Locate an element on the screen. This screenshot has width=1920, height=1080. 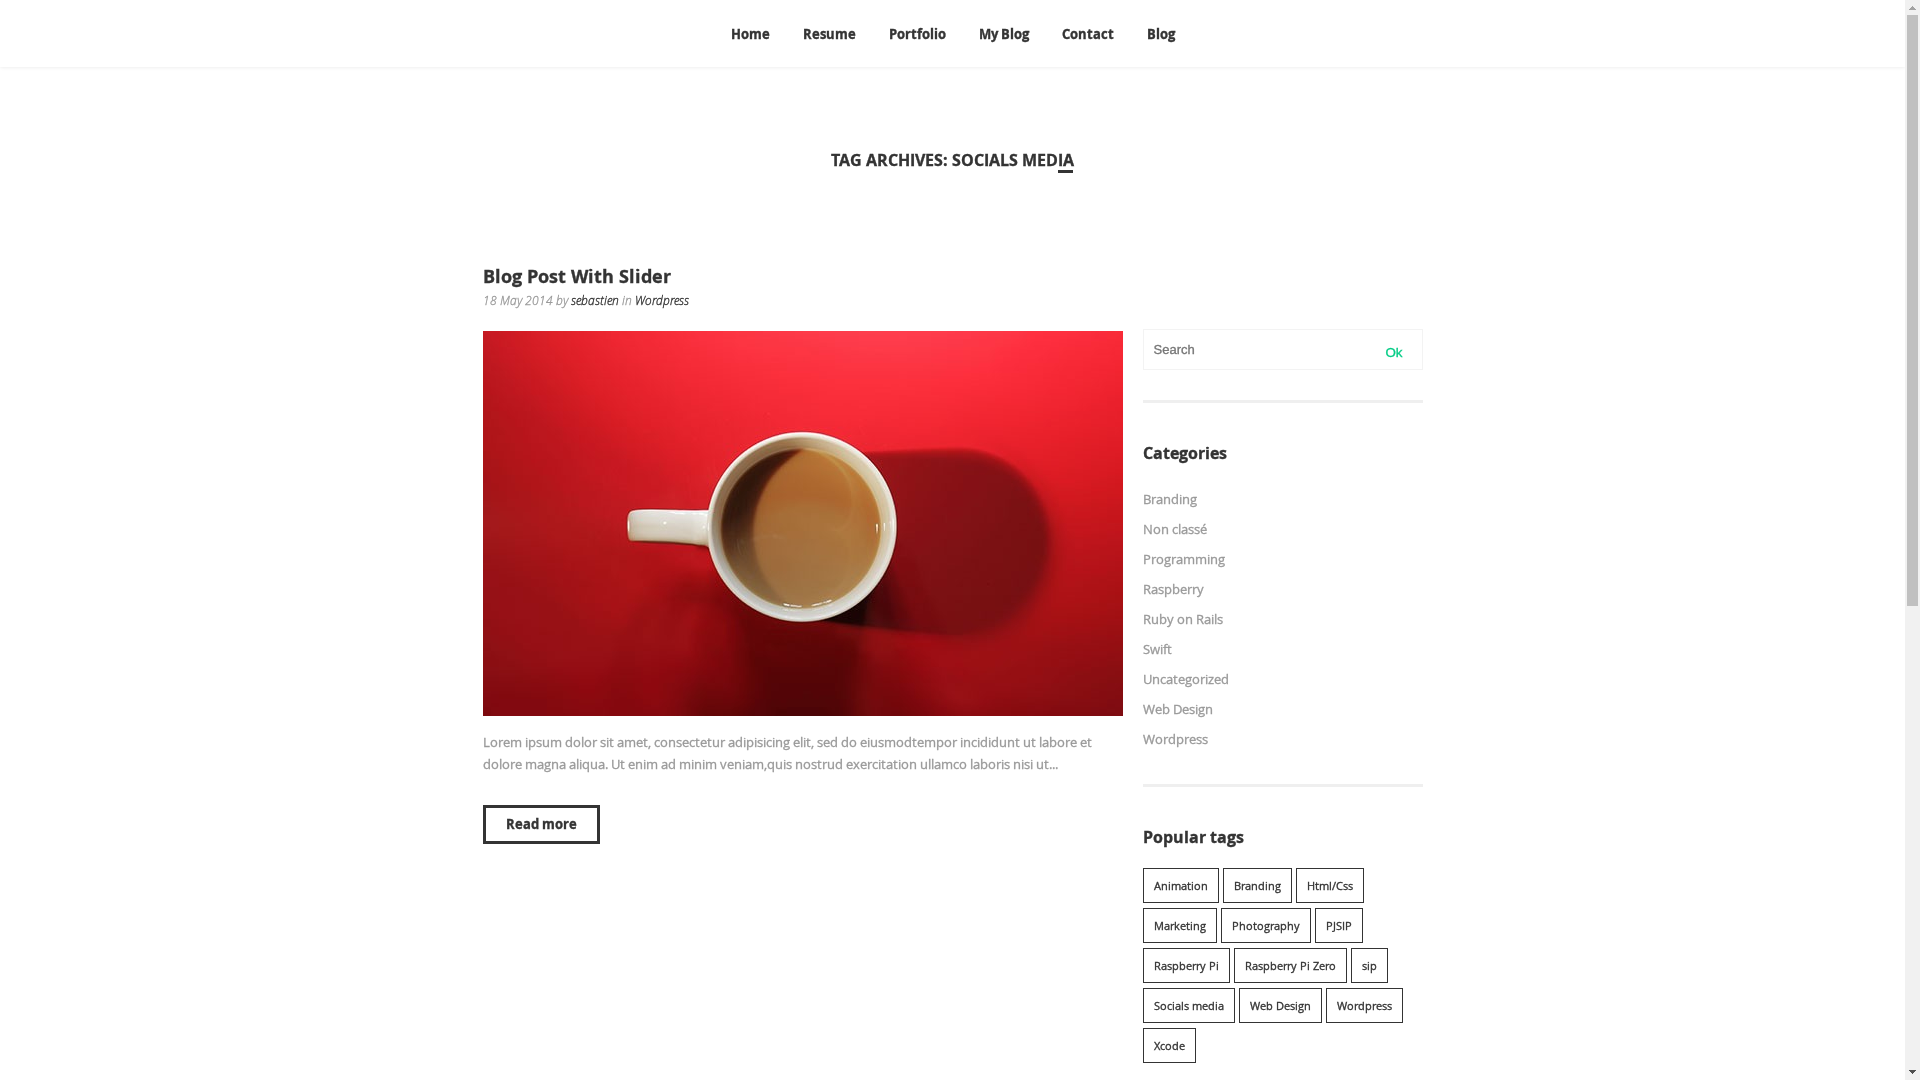
'Portfolio' is located at coordinates (916, 34).